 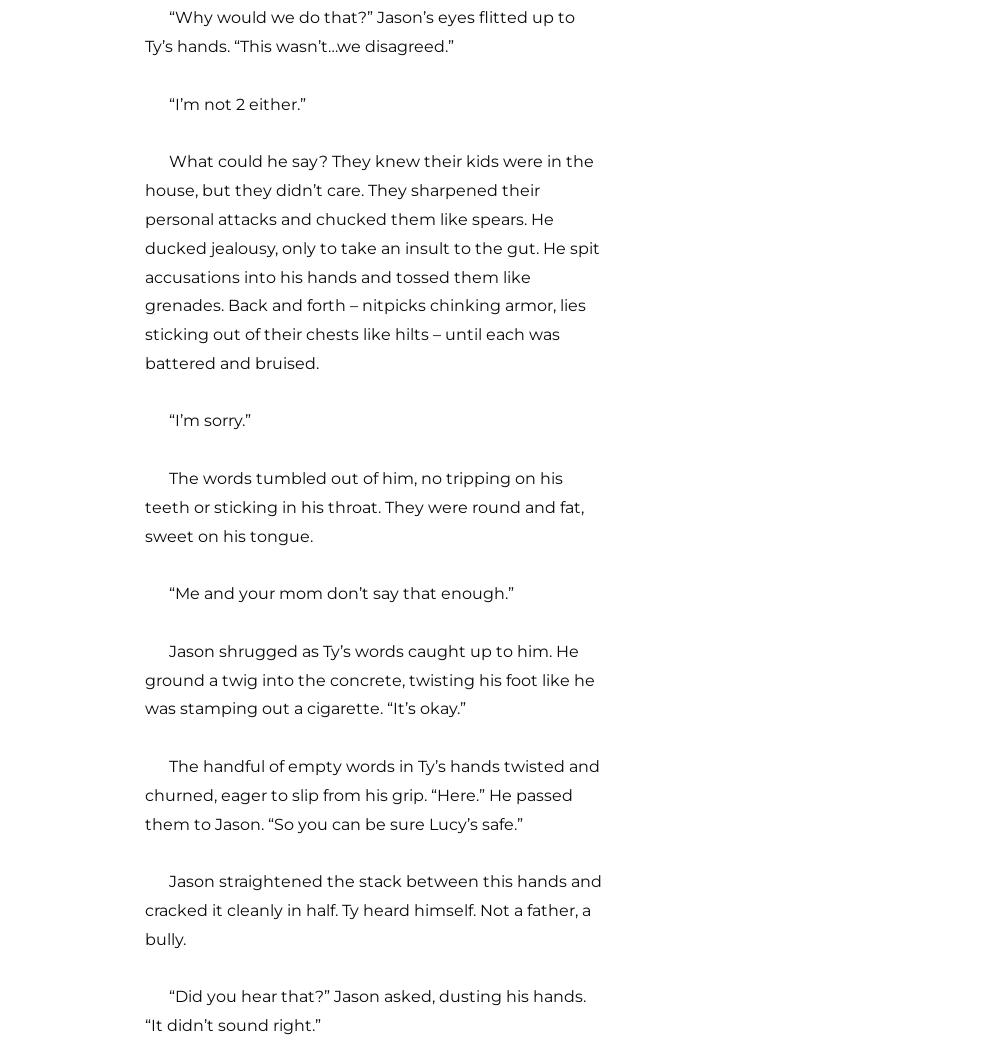 What do you see at coordinates (145, 909) in the screenshot?
I see `'Jason straightened the stack between this hands and cracked it cleanly in half. Ty heard himself. Not a father, a bully.'` at bounding box center [145, 909].